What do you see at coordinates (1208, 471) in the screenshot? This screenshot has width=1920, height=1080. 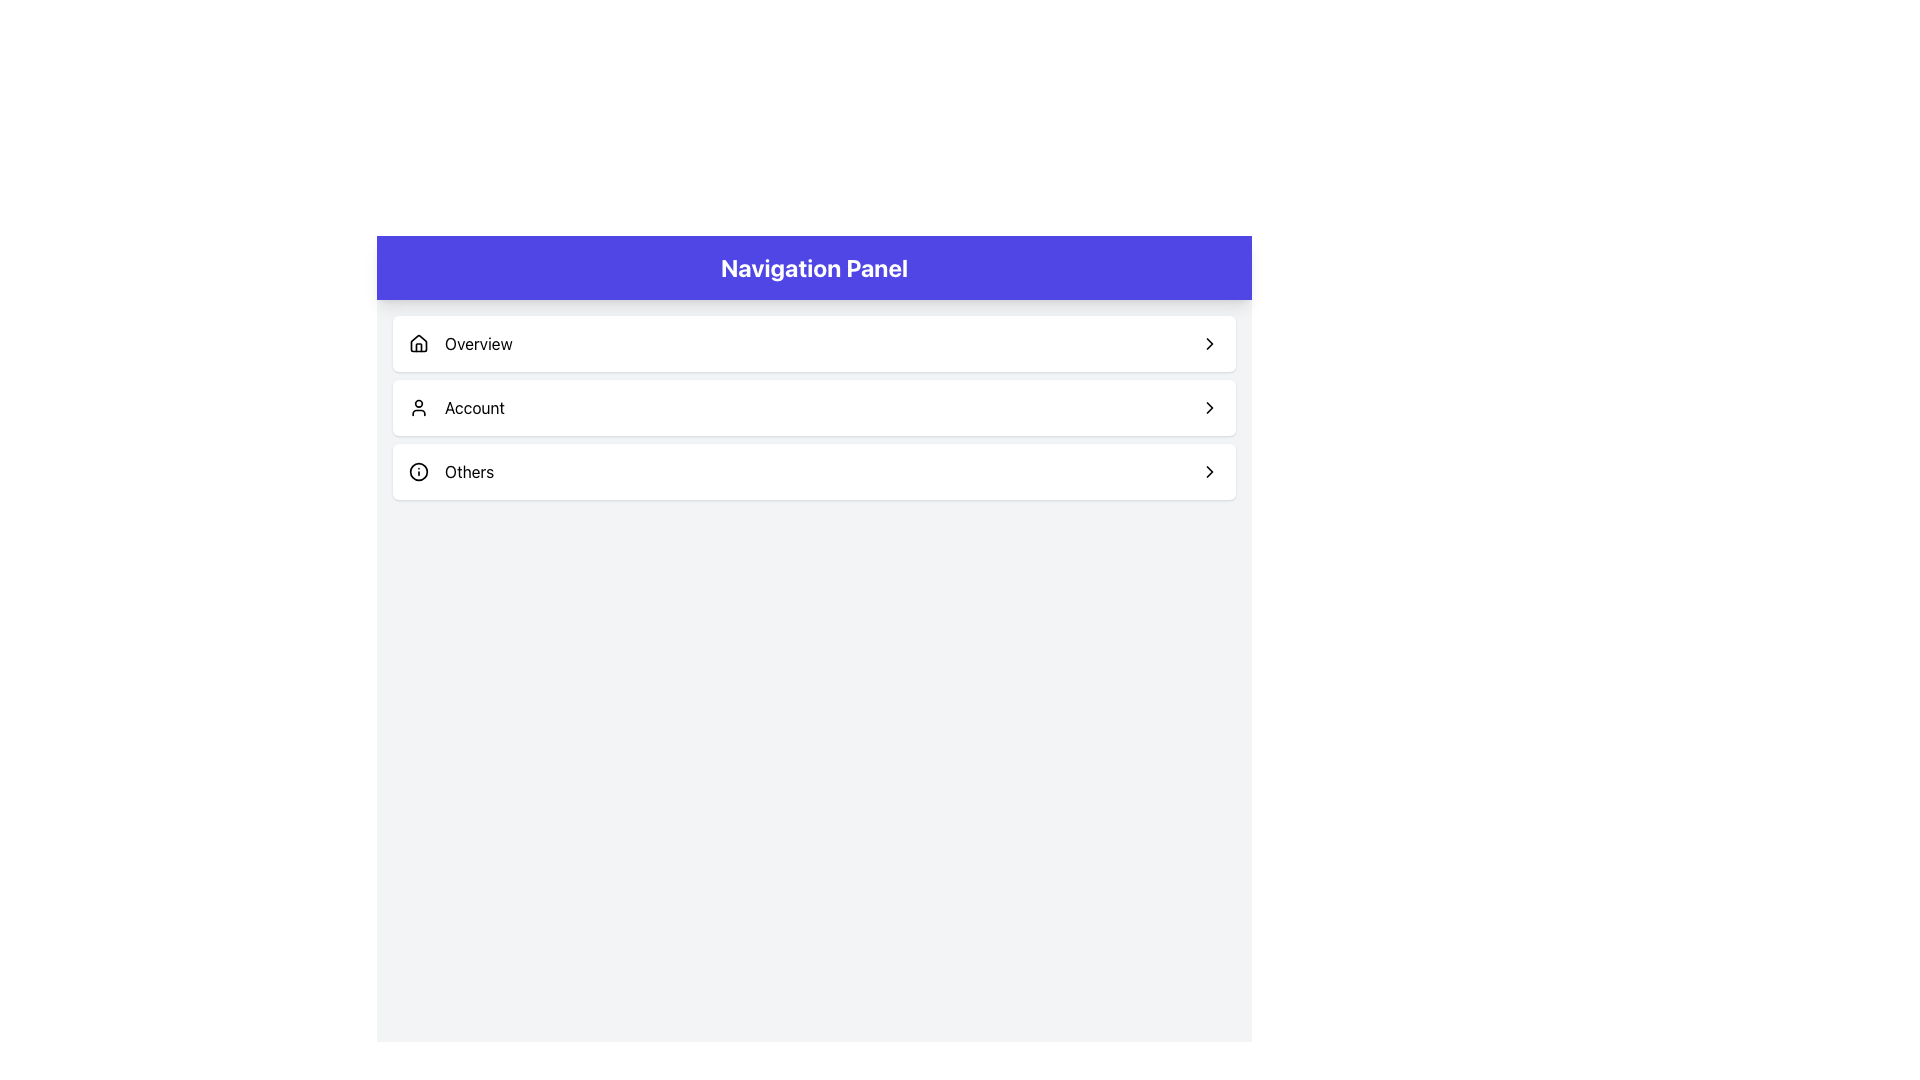 I see `the rightward chevron icon for the 'Others' list item in the navigation panel` at bounding box center [1208, 471].